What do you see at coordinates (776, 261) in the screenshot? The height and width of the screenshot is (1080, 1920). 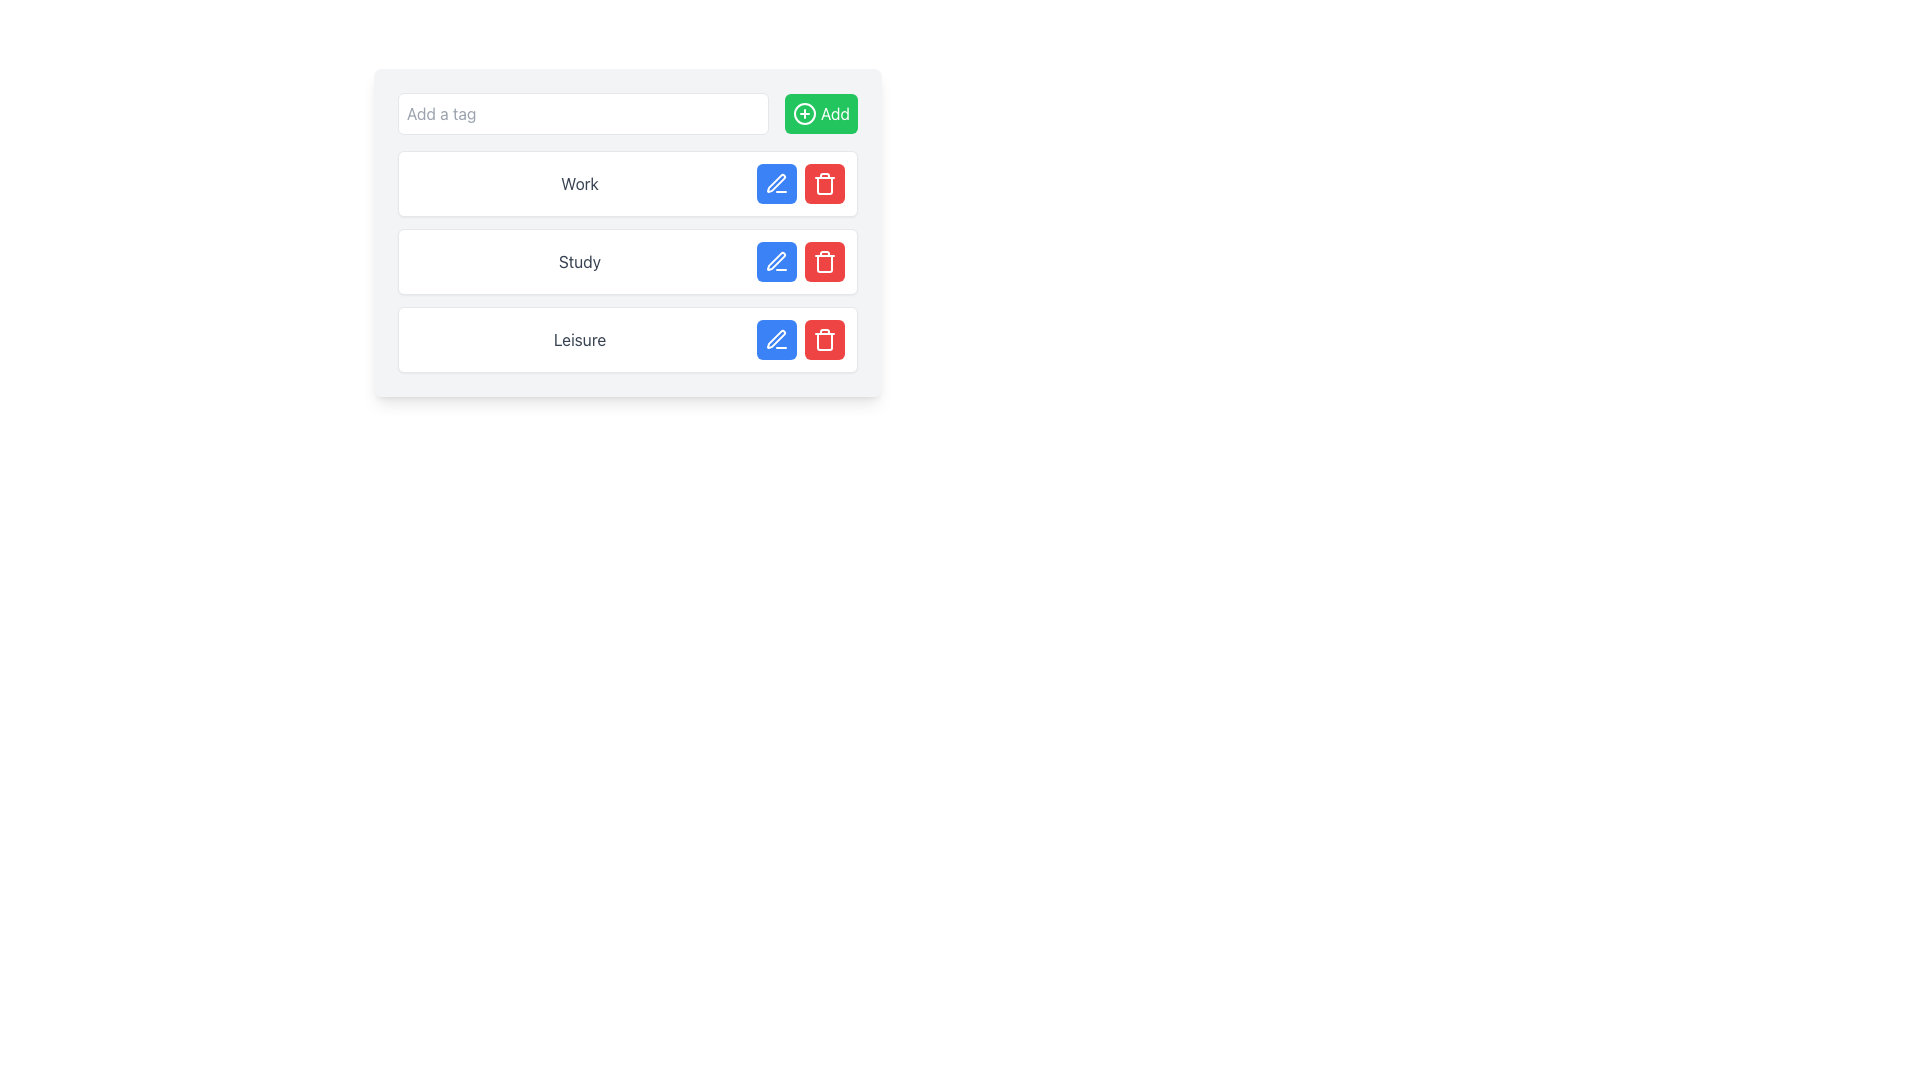 I see `the edit button (icon button with a pen symbol) located next to the 'Study' label` at bounding box center [776, 261].